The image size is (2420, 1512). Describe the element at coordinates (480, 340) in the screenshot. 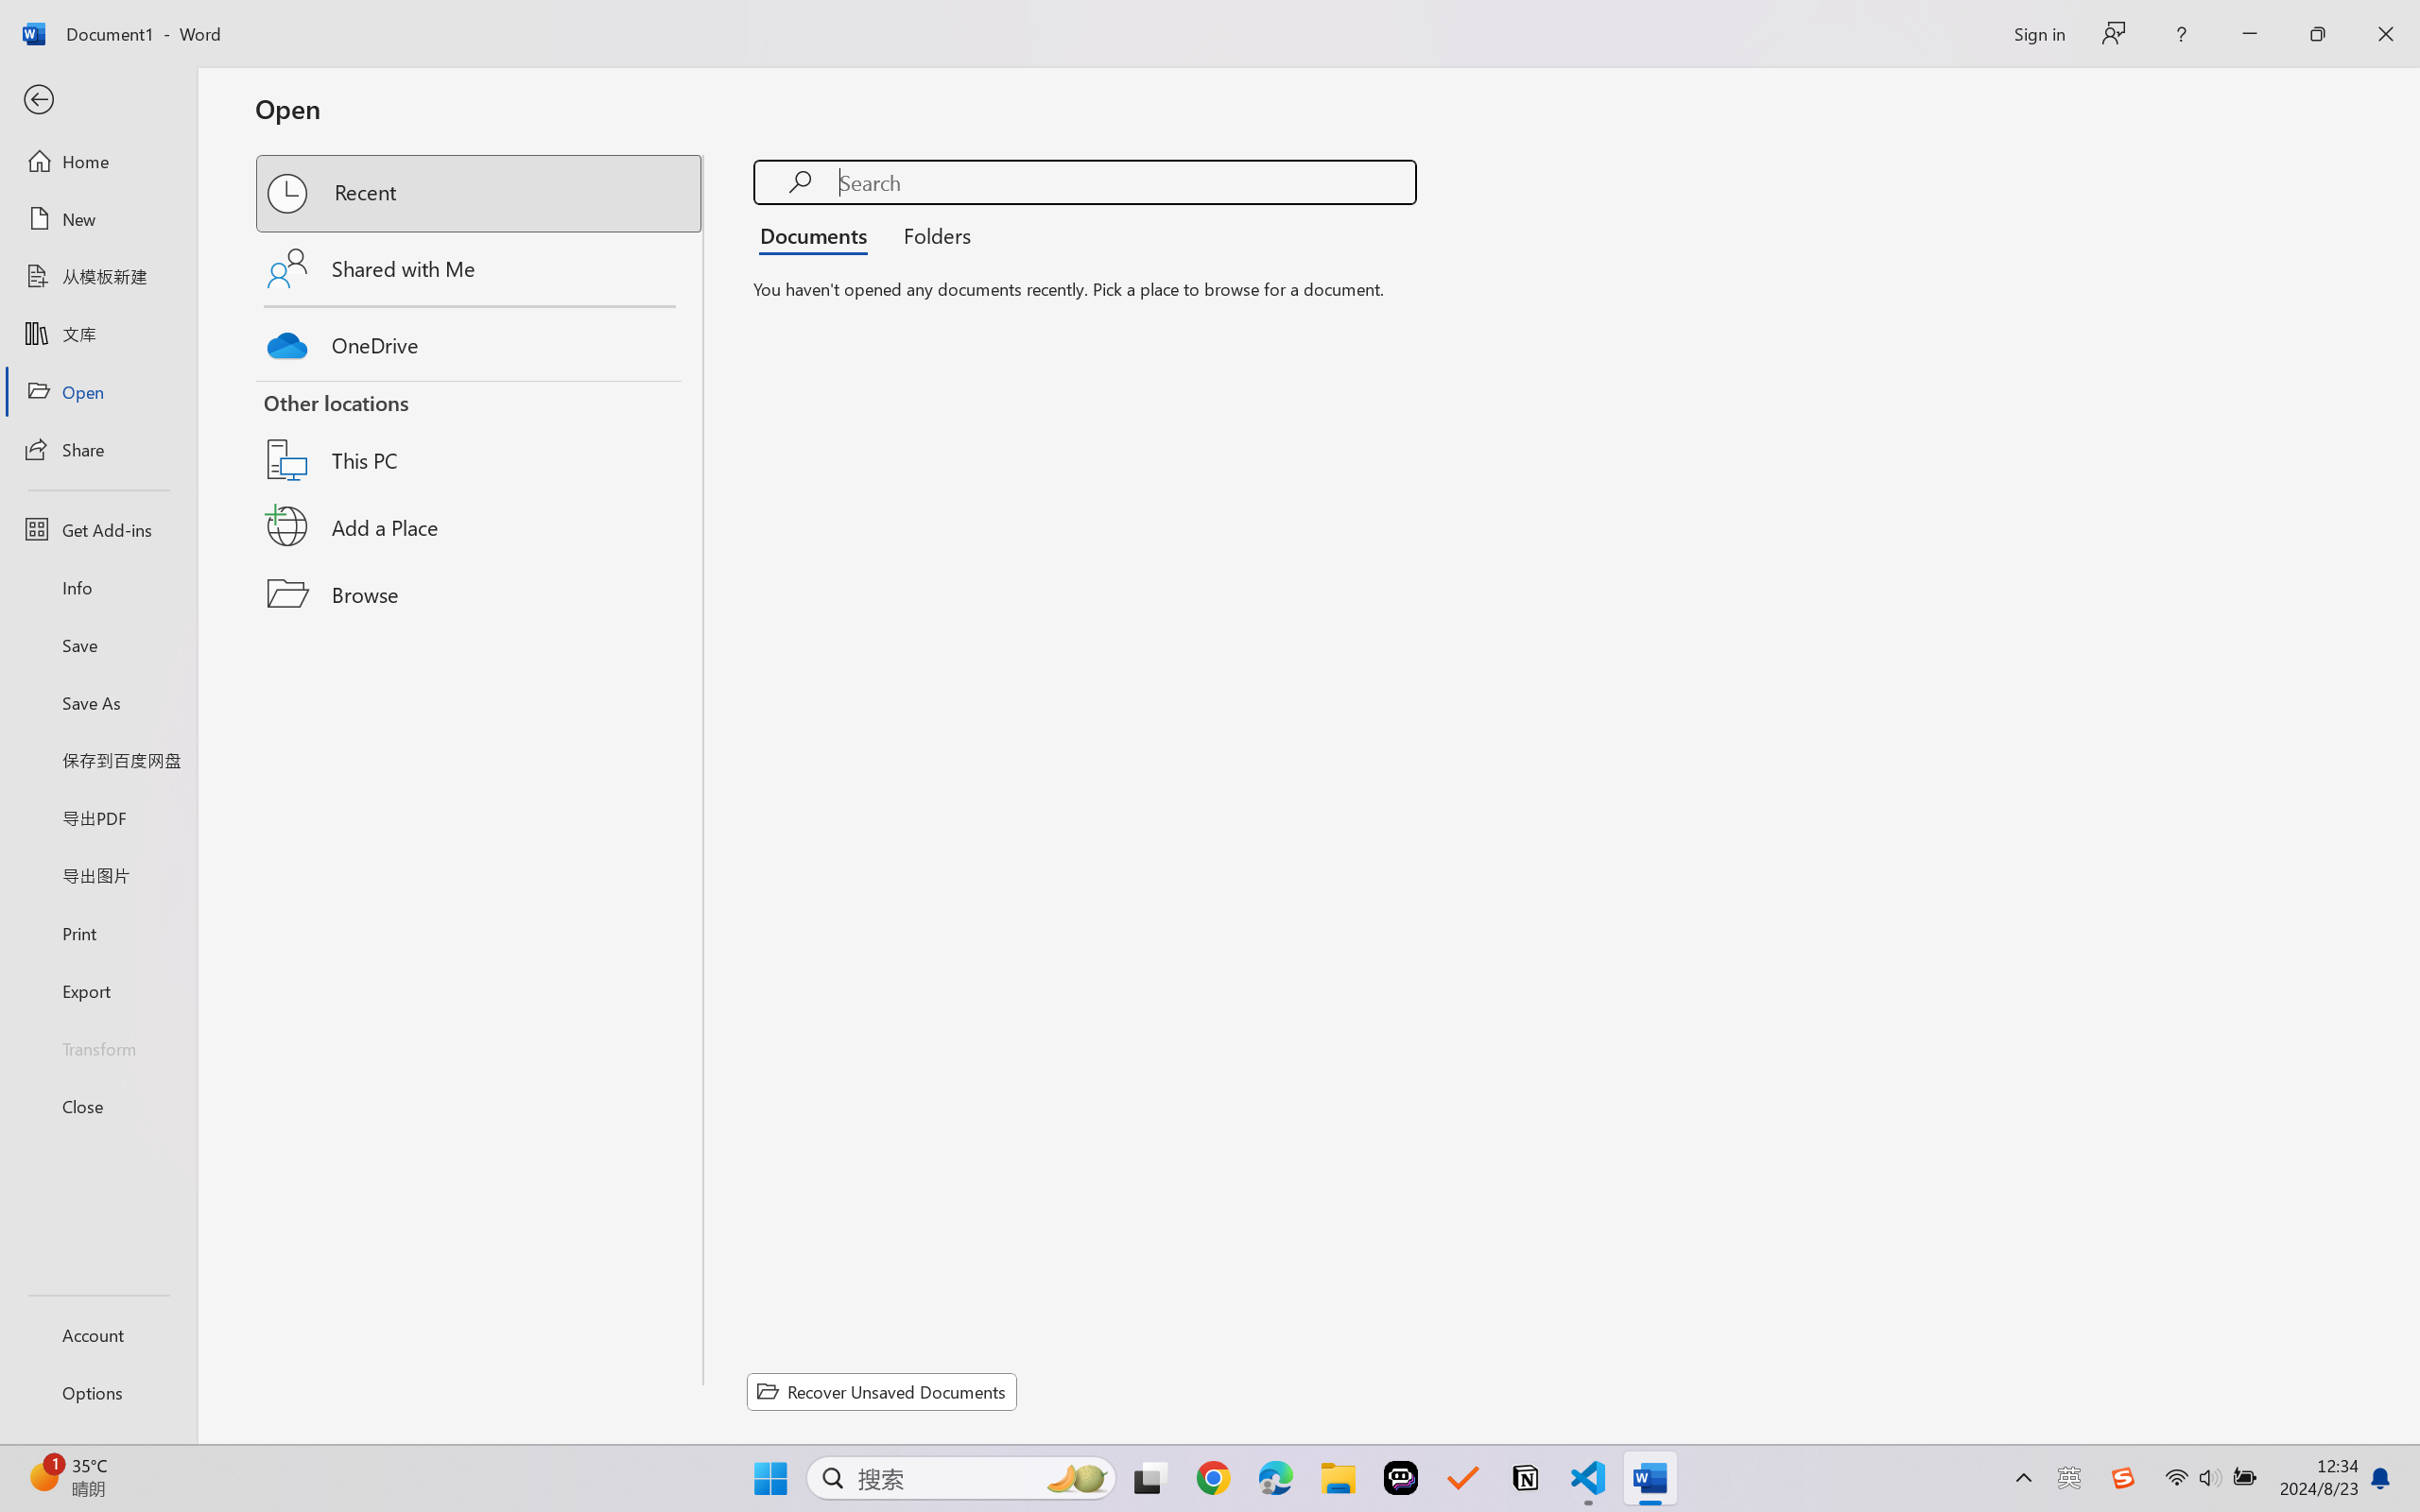

I see `'OneDrive'` at that location.